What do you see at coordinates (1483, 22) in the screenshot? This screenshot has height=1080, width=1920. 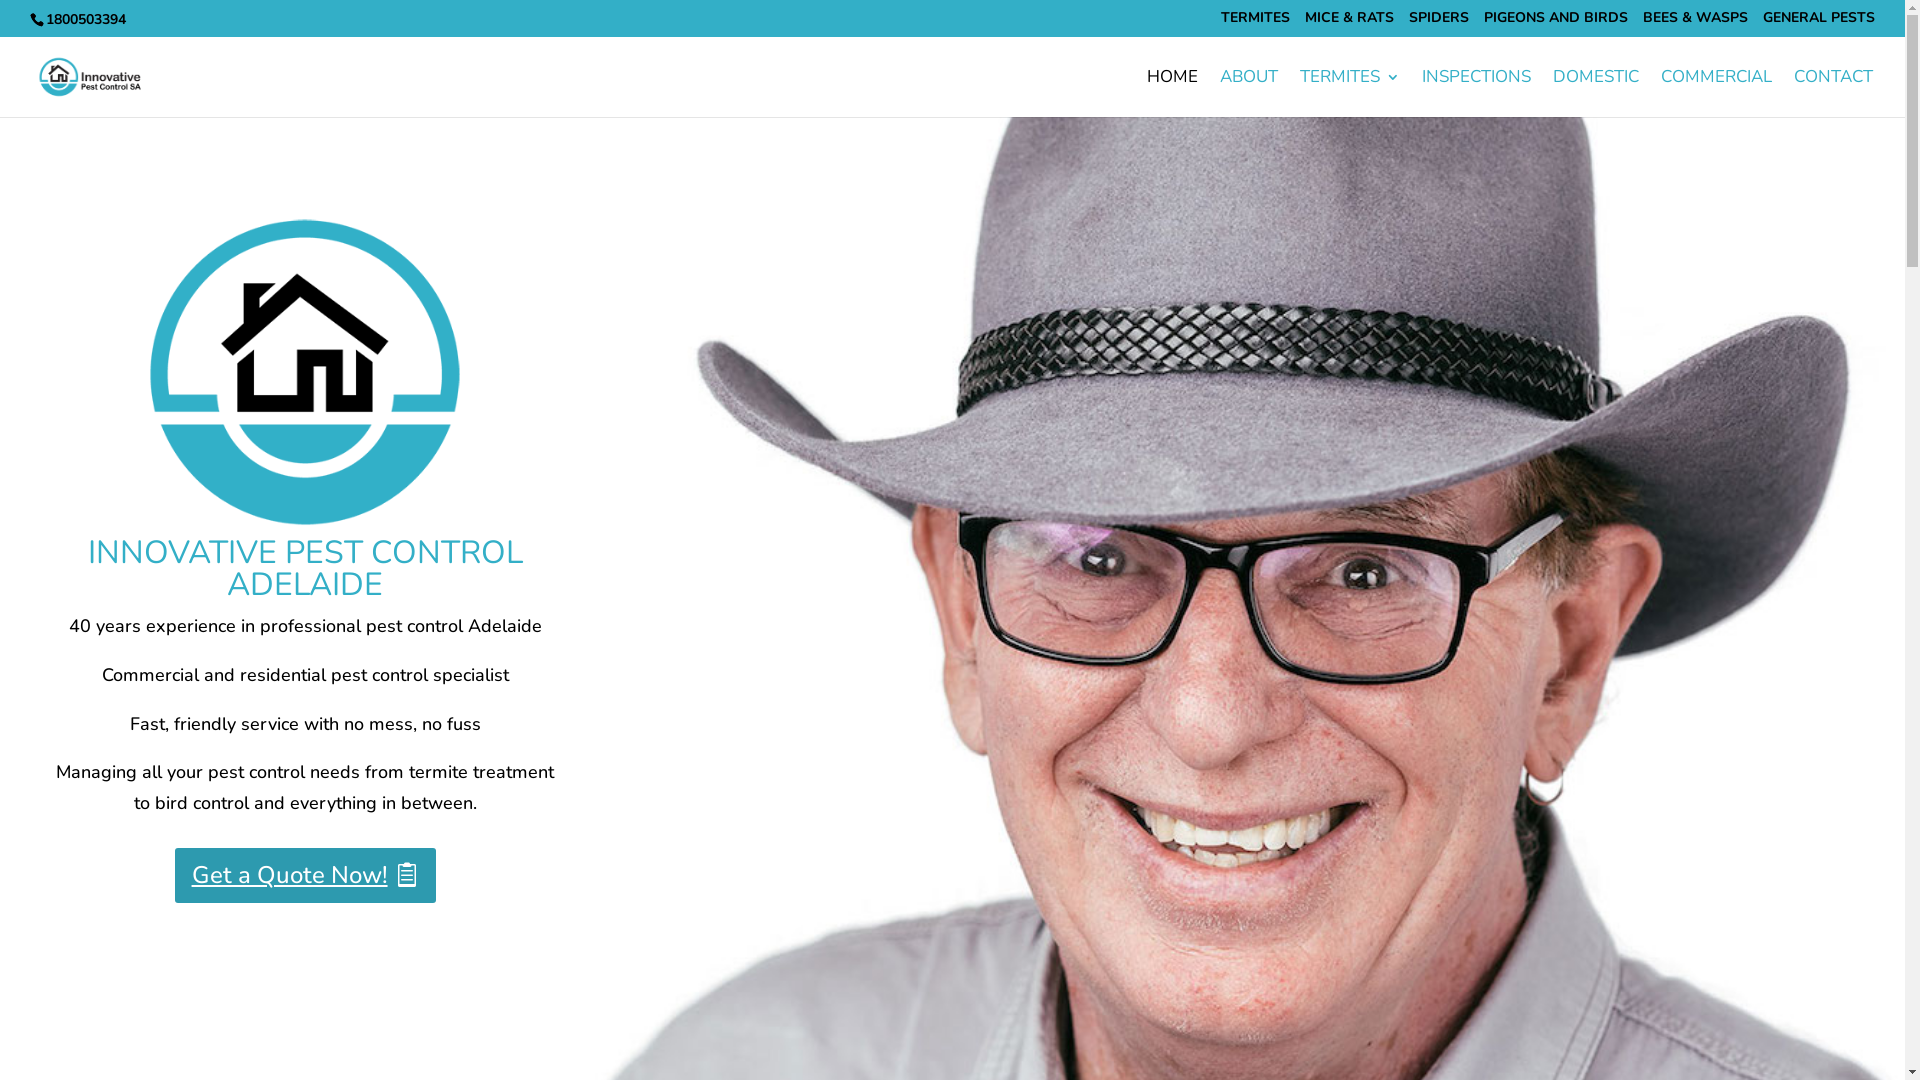 I see `'PIGEONS AND BIRDS'` at bounding box center [1483, 22].